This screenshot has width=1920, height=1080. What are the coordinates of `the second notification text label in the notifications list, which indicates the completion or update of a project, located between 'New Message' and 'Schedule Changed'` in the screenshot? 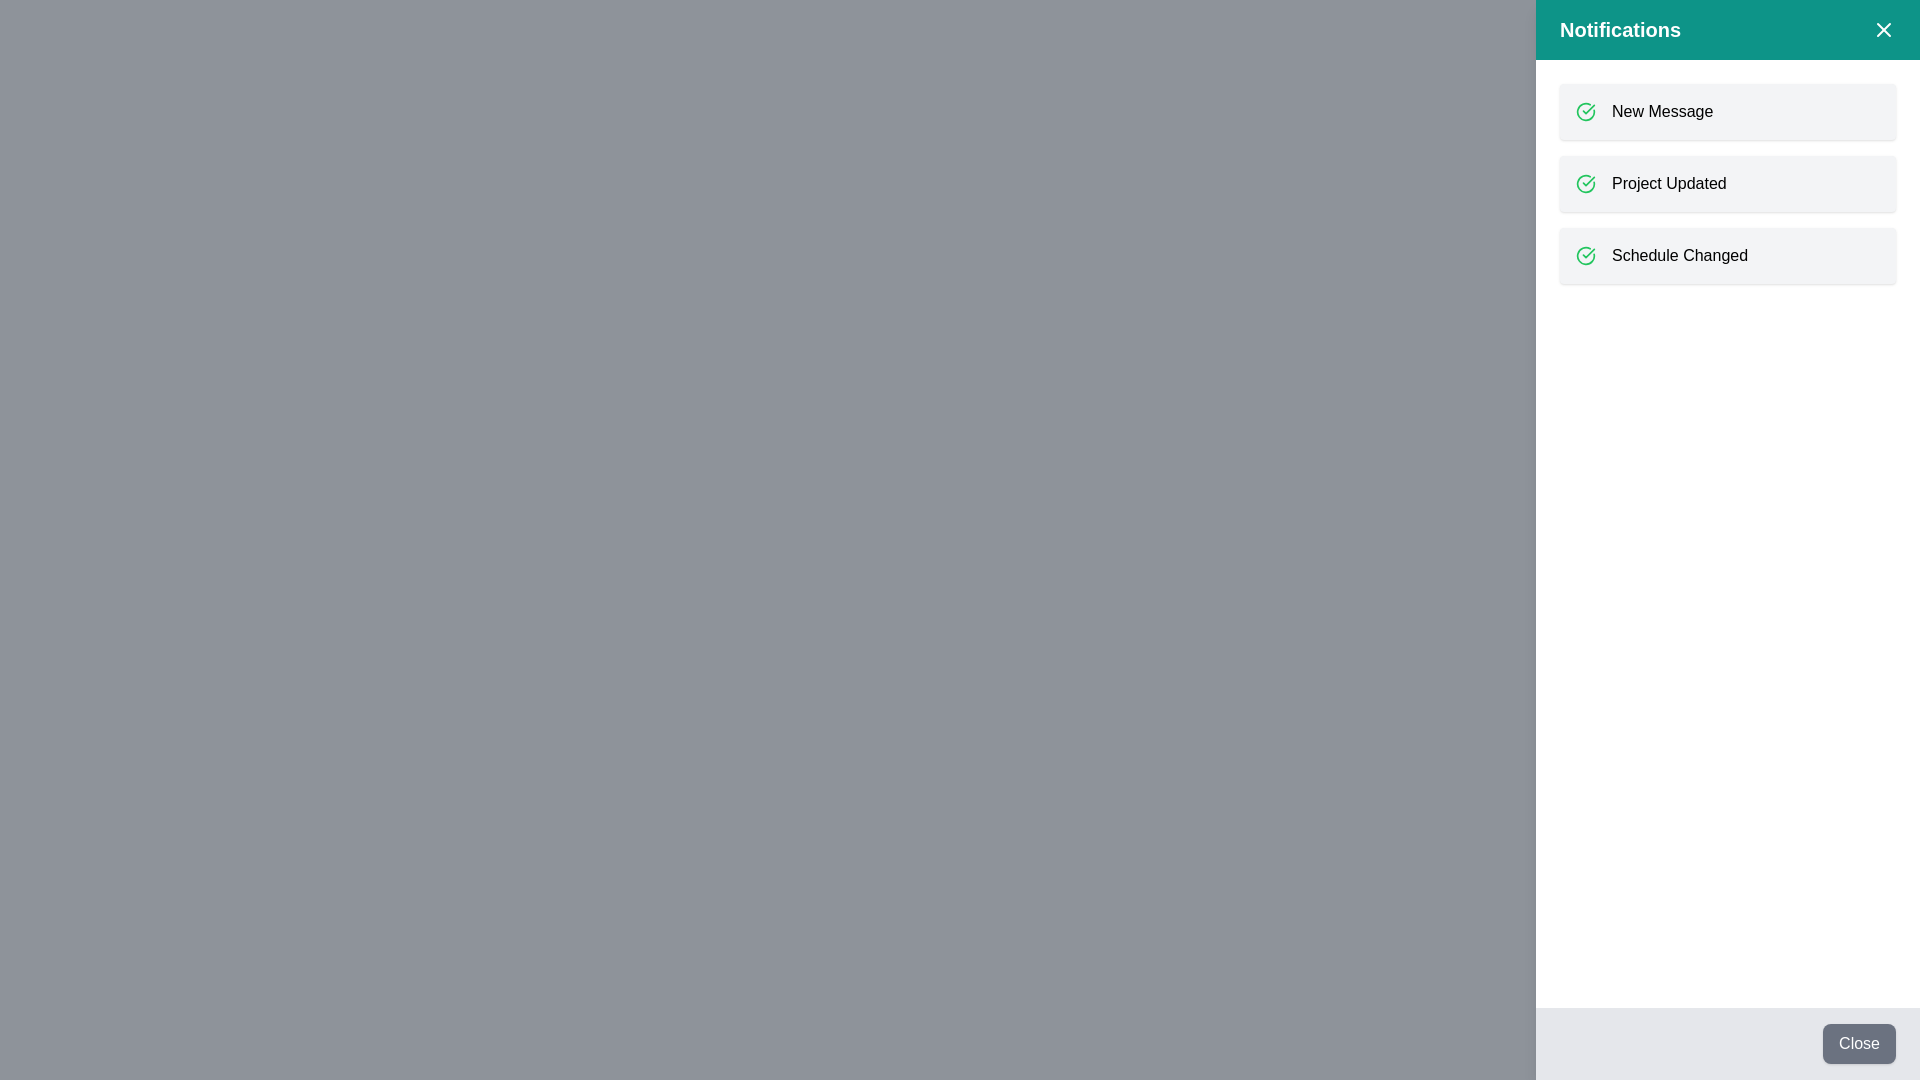 It's located at (1669, 184).